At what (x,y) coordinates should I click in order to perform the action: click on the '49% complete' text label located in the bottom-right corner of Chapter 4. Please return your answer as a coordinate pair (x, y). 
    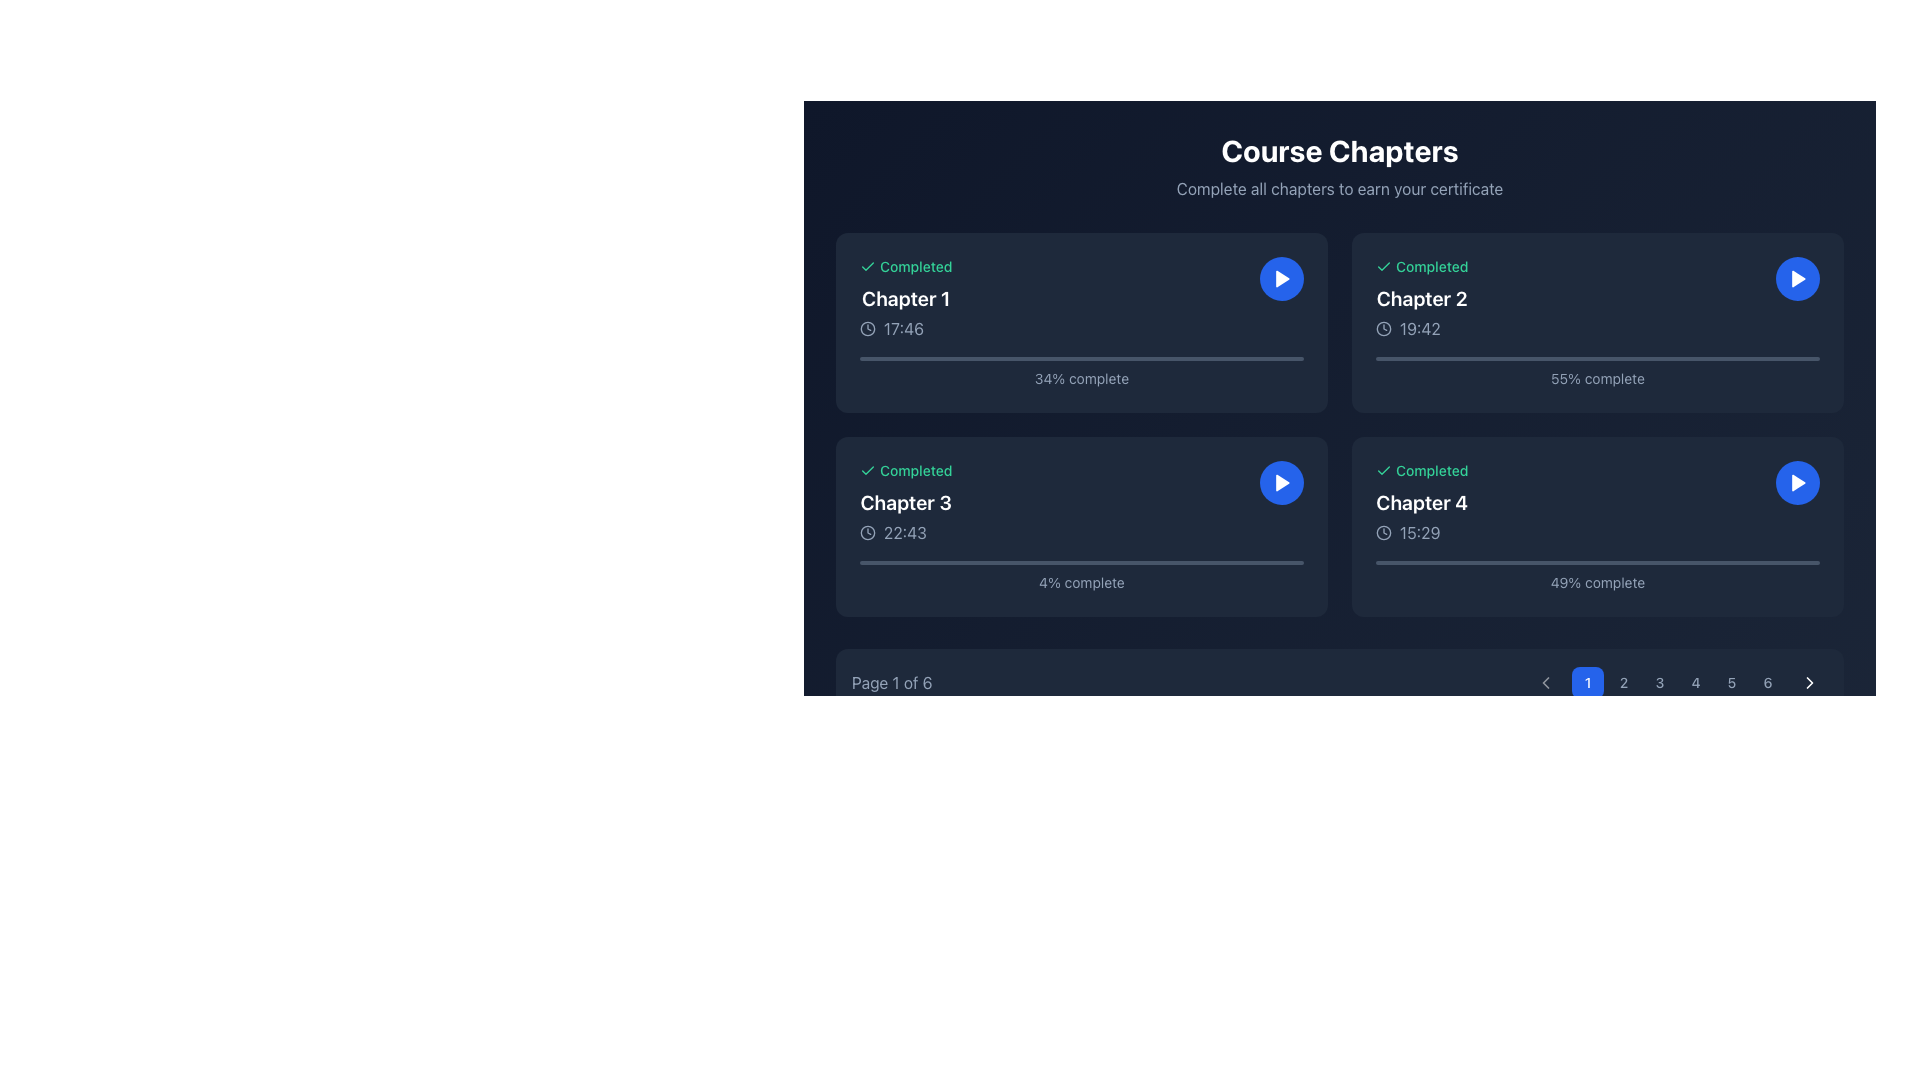
    Looking at the image, I should click on (1597, 577).